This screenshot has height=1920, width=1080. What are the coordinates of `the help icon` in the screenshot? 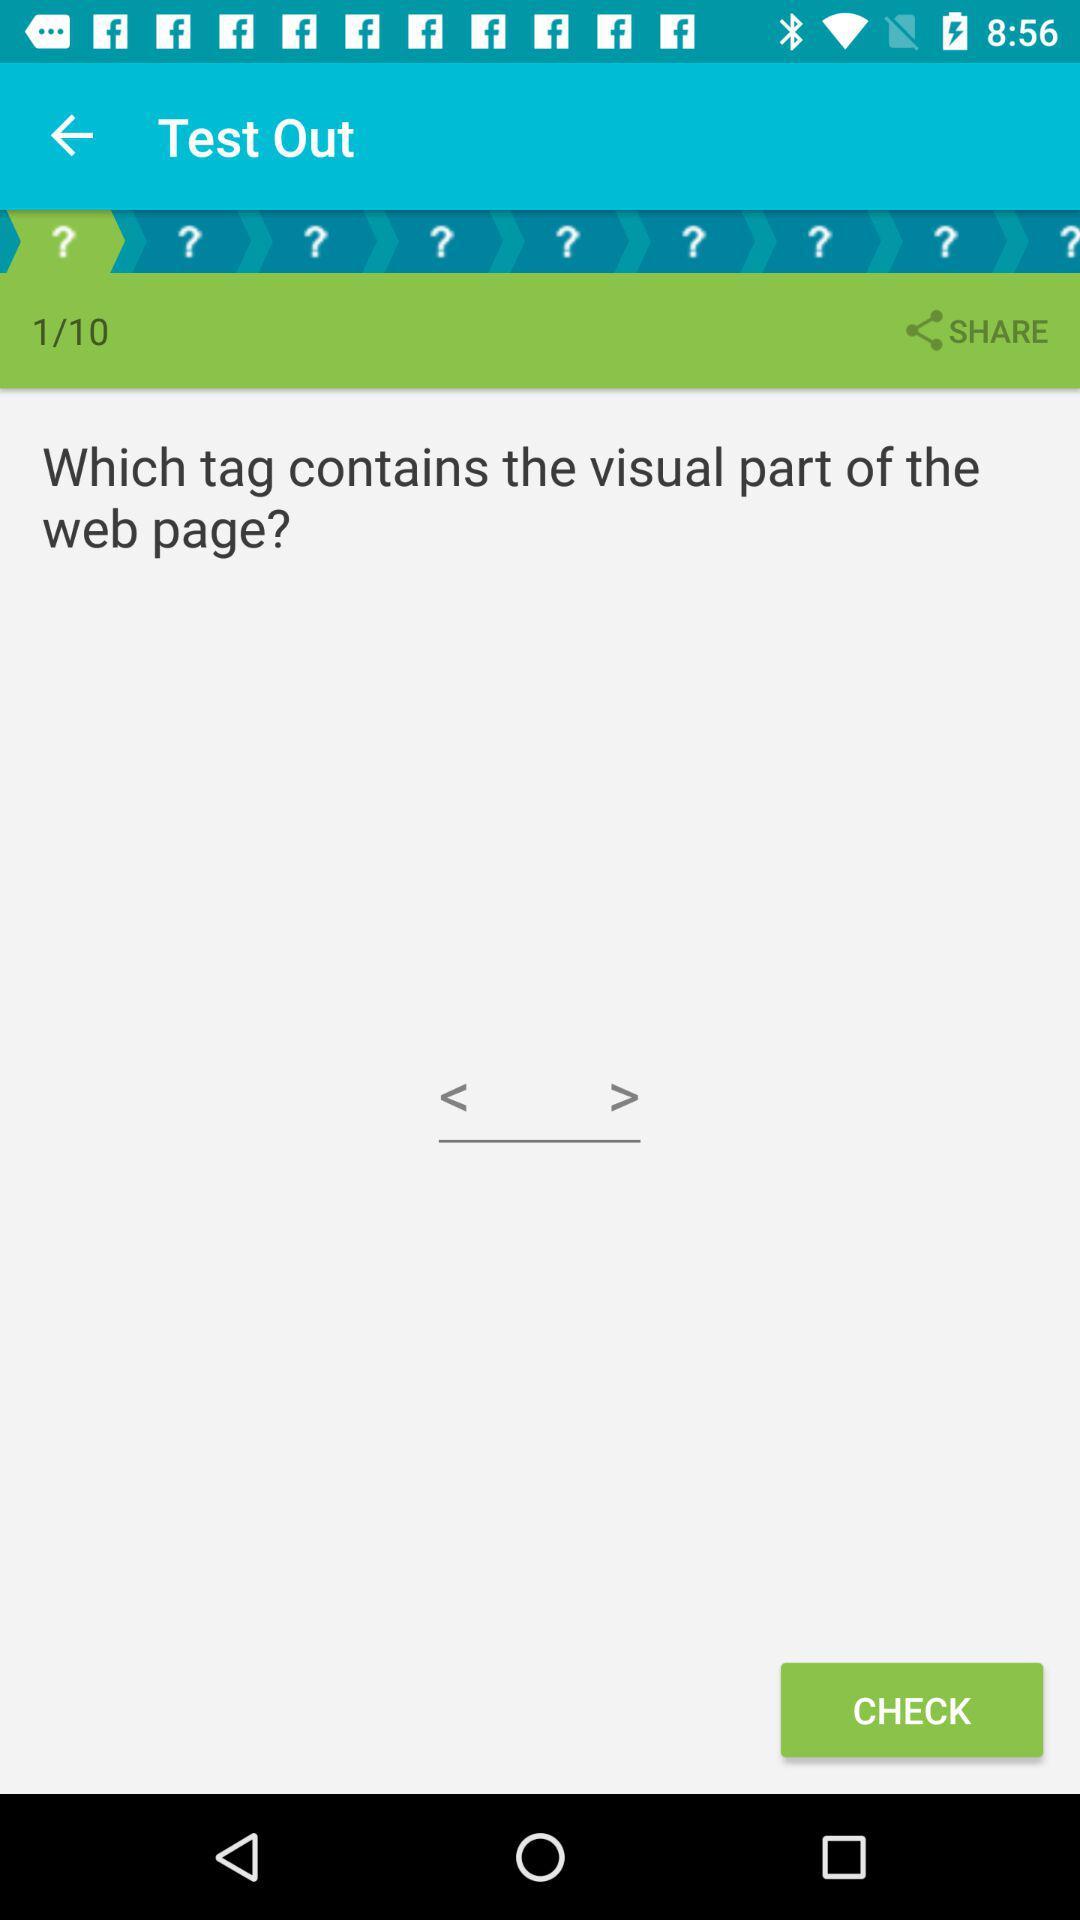 It's located at (189, 240).